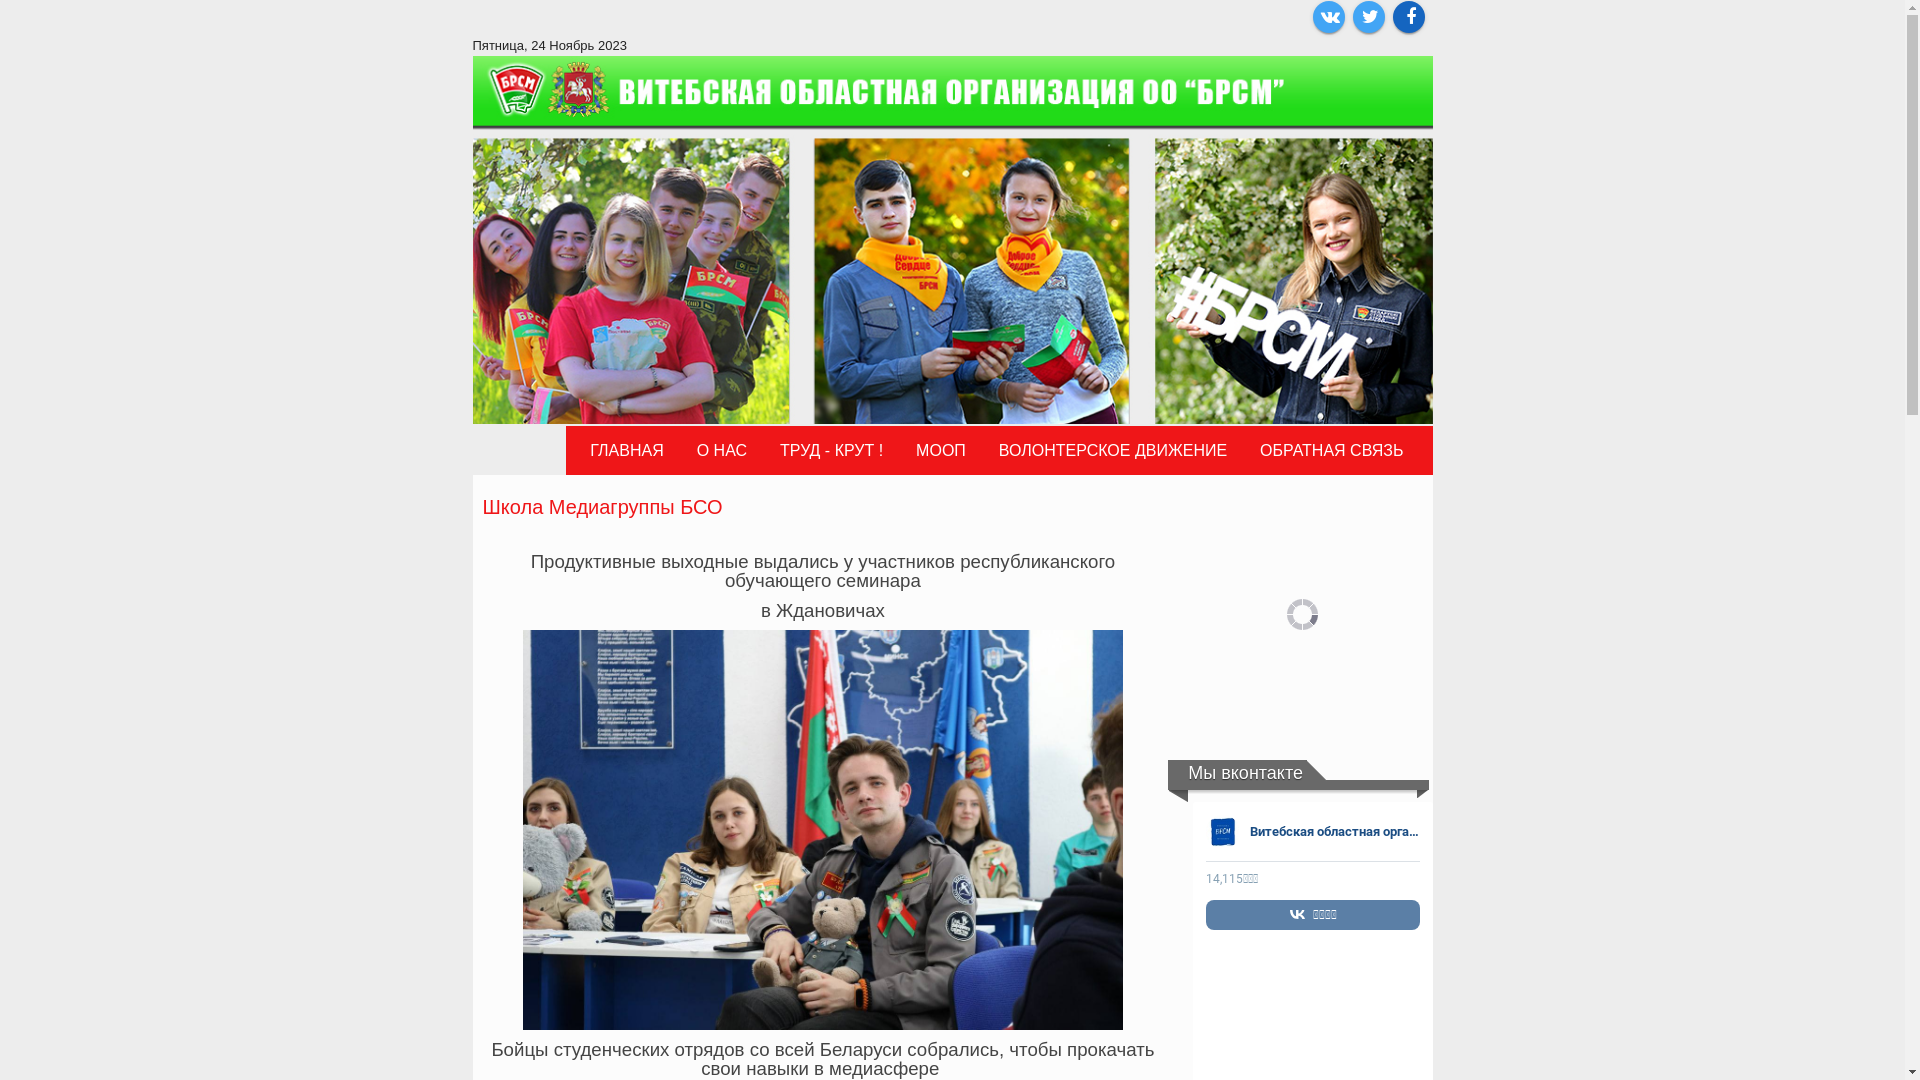 The height and width of the screenshot is (1080, 1920). I want to click on 'Facebook', so click(1406, 16).